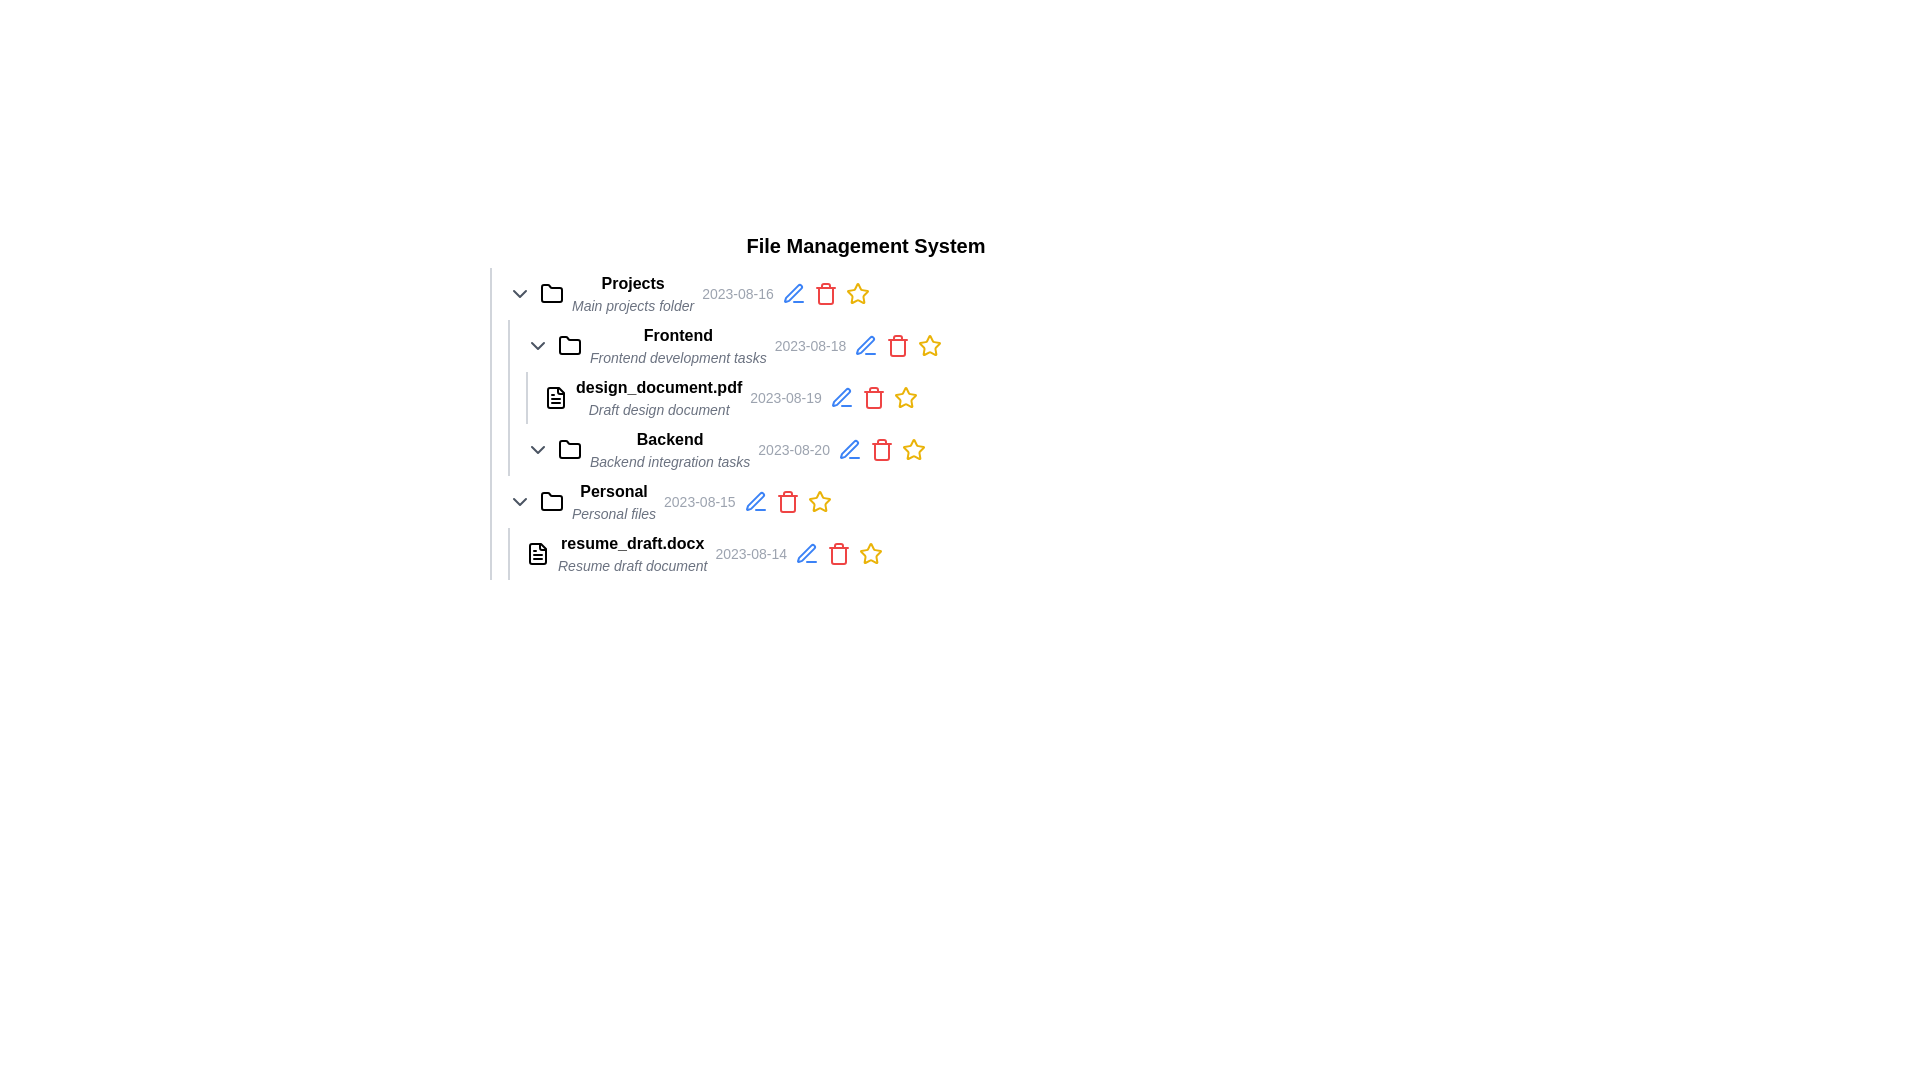 The width and height of the screenshot is (1920, 1080). What do you see at coordinates (556, 397) in the screenshot?
I see `the document icon located beside the text 'design_document.pdf' in the 'Frontend' folder's file listing` at bounding box center [556, 397].